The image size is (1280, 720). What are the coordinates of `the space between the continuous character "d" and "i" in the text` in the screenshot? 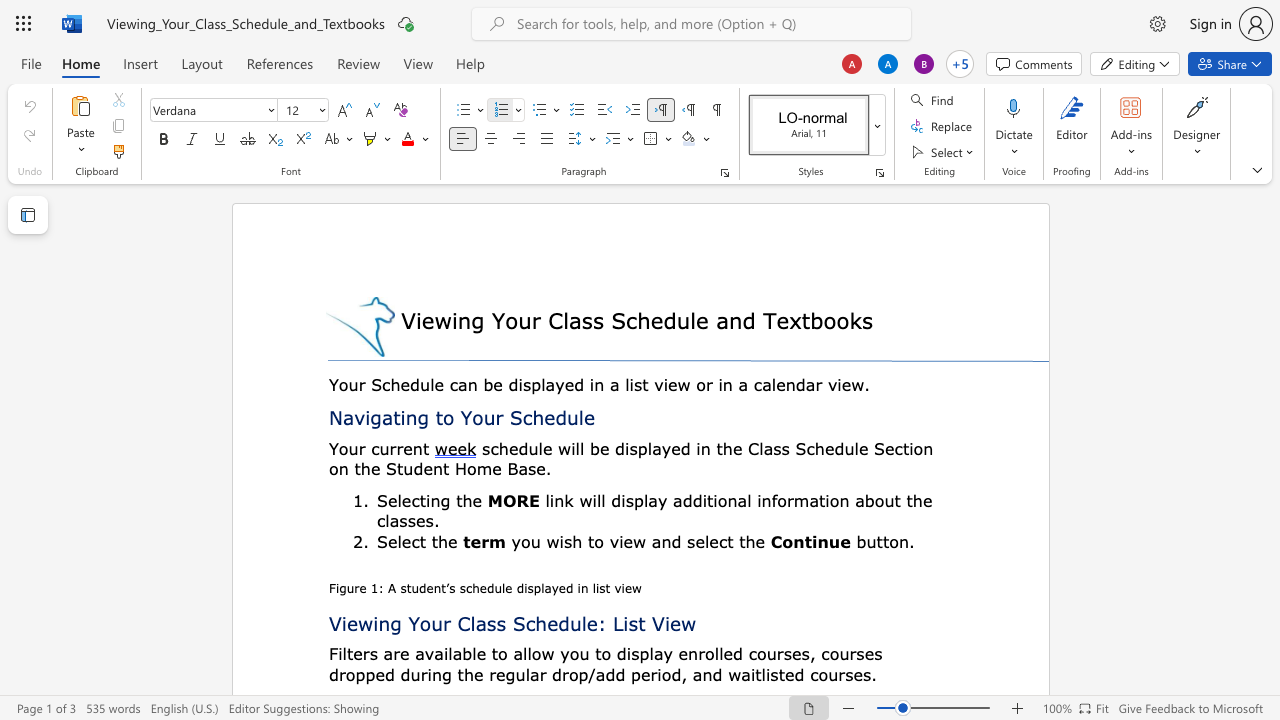 It's located at (523, 587).